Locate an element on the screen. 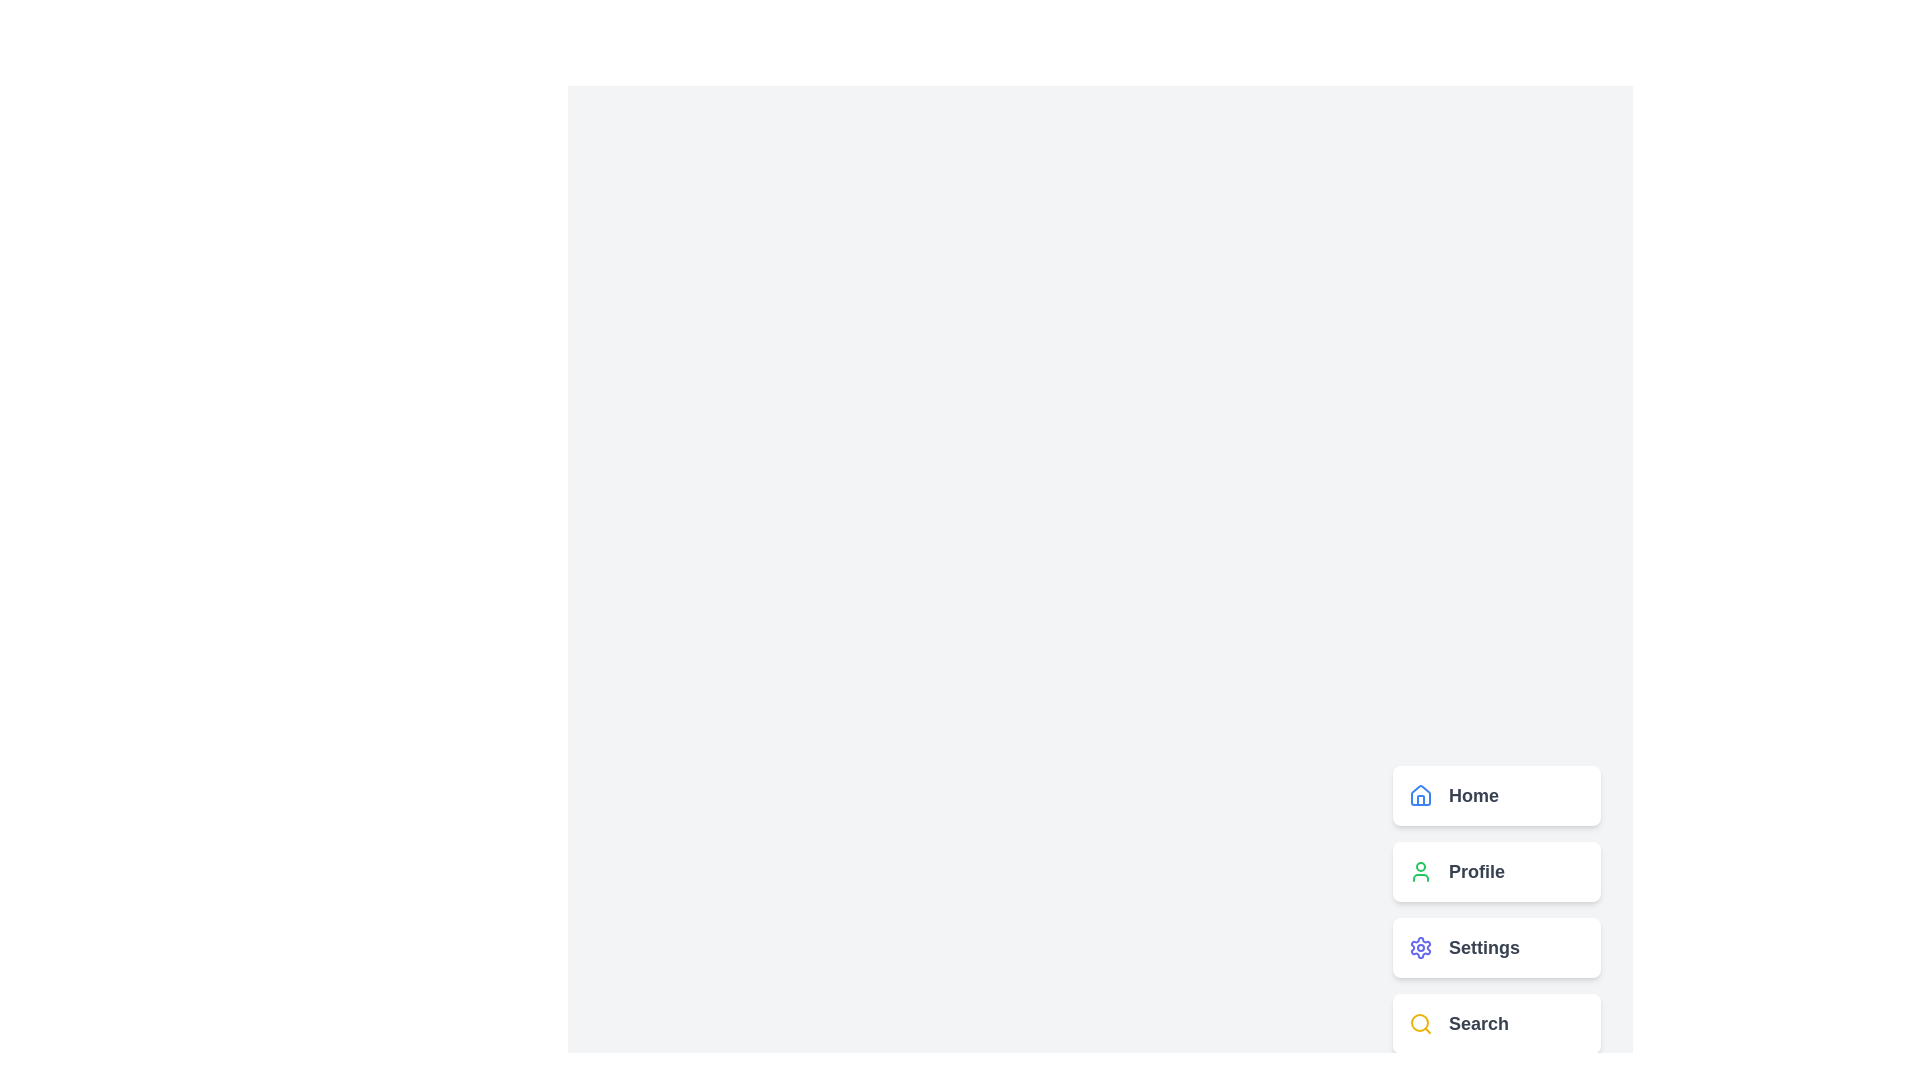  the 'Settings' button to activate the menu option is located at coordinates (1497, 947).